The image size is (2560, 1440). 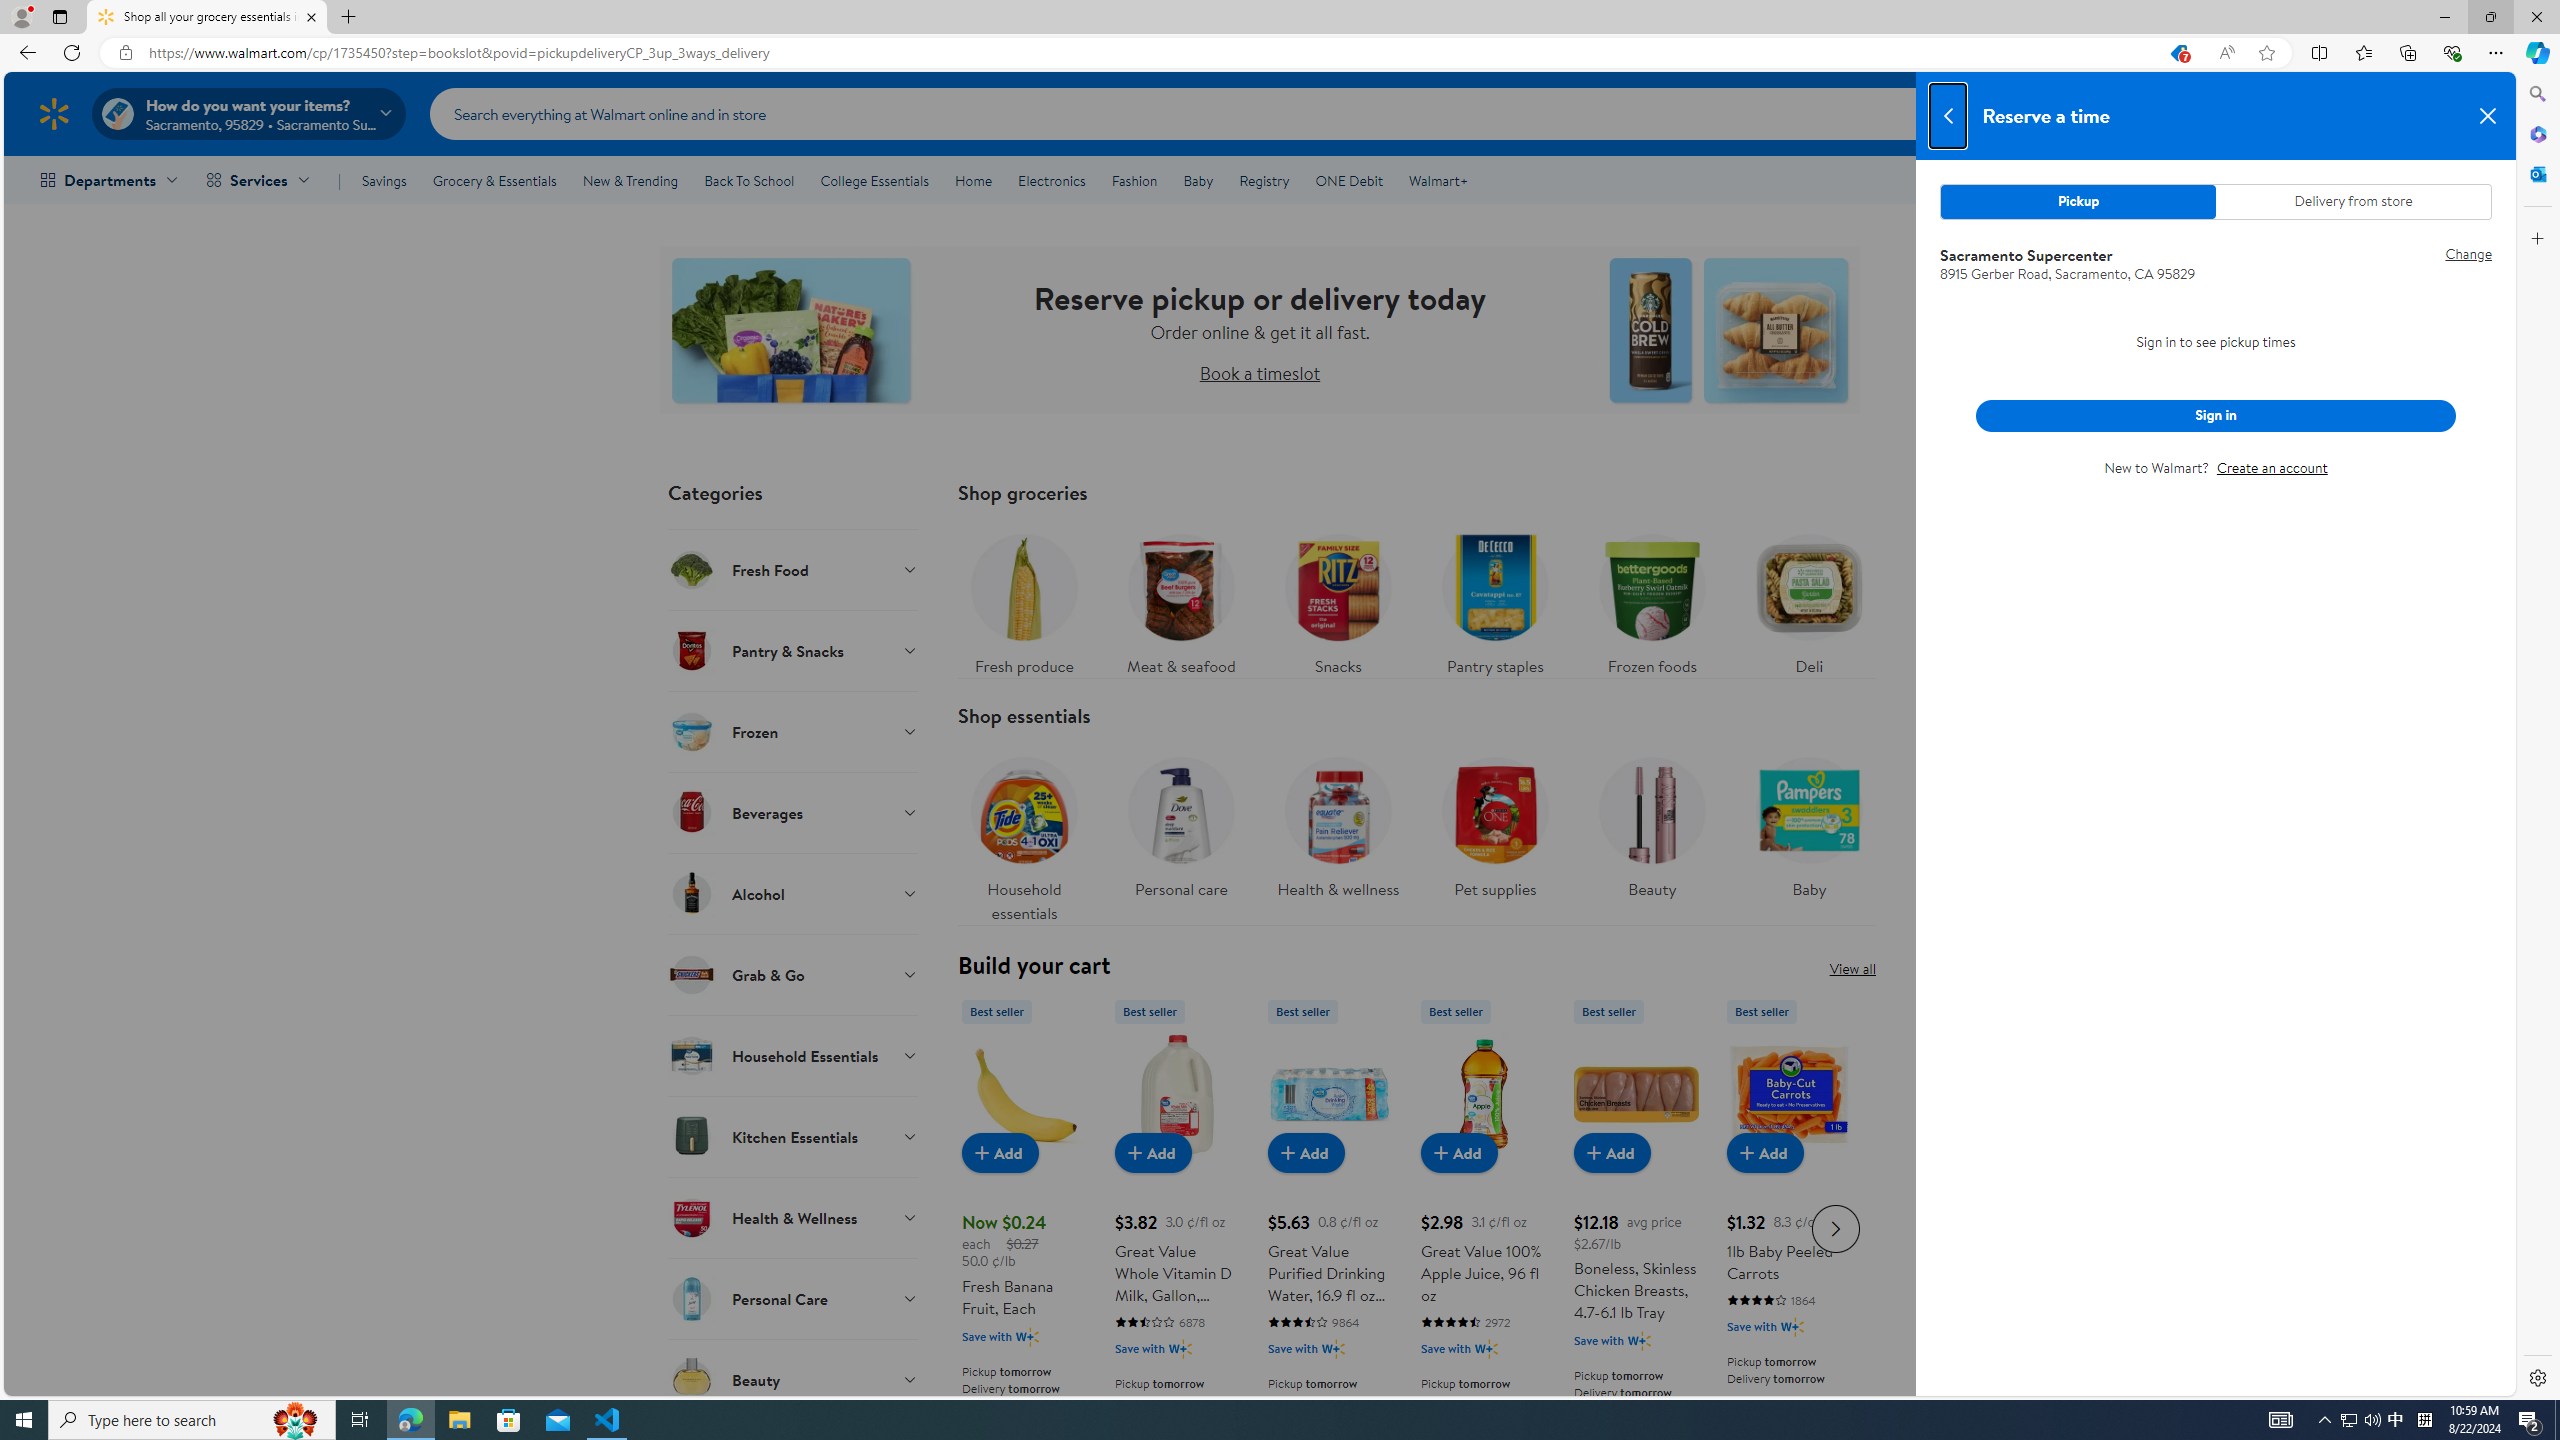 I want to click on 'Fresh Food', so click(x=792, y=568).